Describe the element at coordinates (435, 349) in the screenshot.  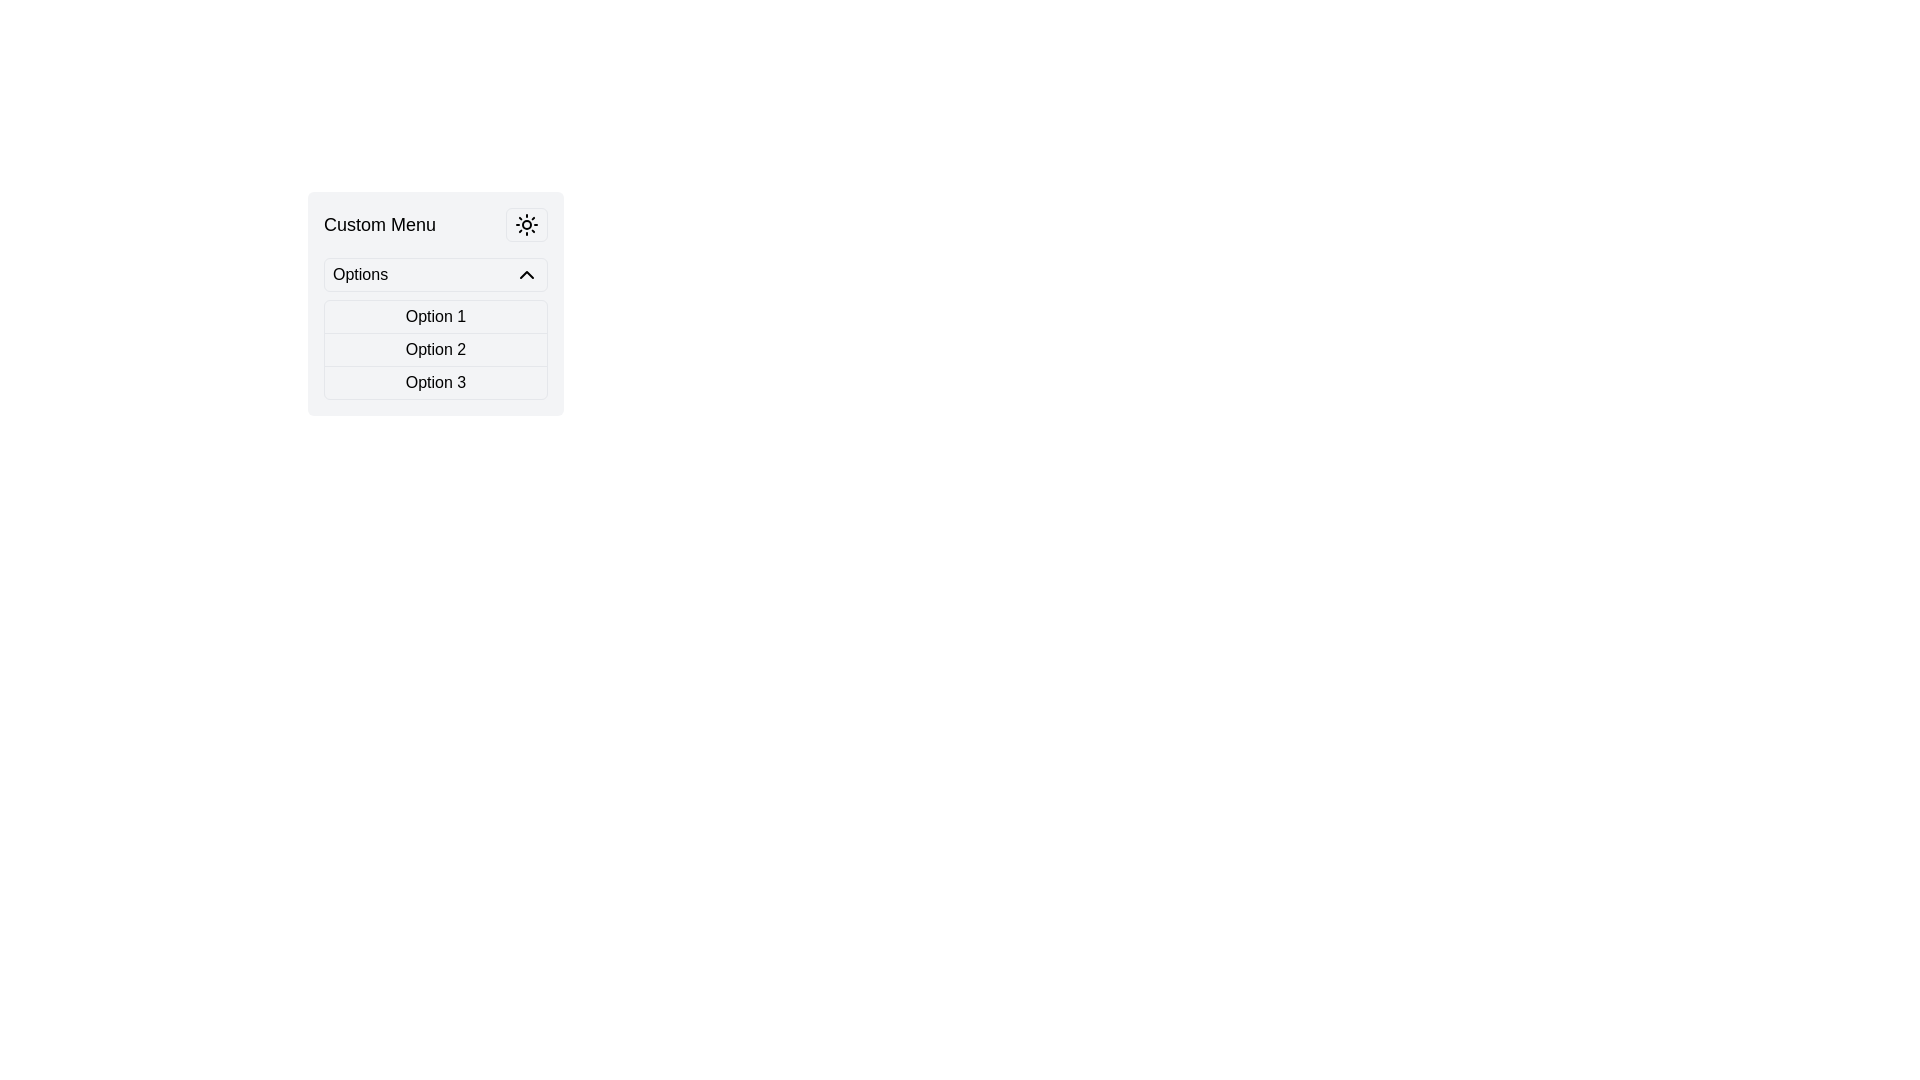
I see `the text-based menu option reading 'Option 2'` at that location.